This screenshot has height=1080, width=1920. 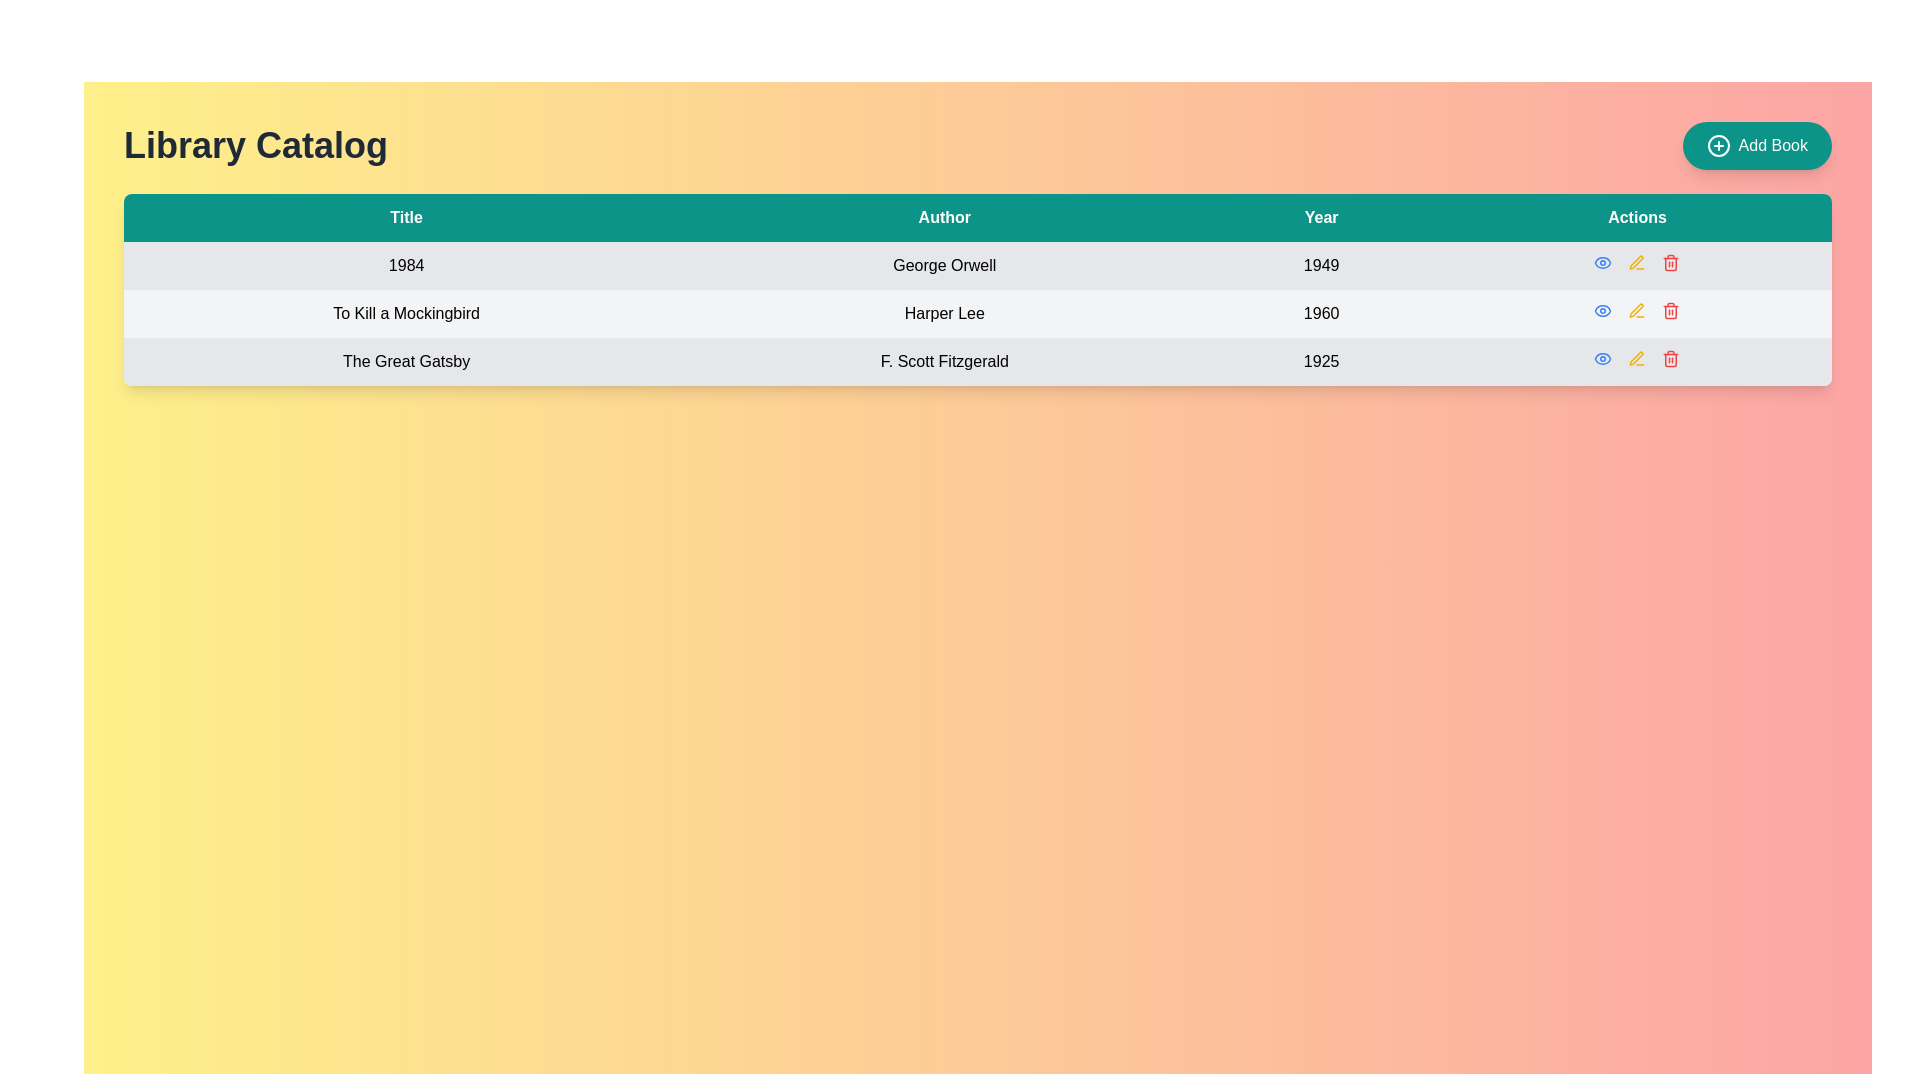 I want to click on the red trash bin icon button in the second row of the Actions column, so click(x=1671, y=311).